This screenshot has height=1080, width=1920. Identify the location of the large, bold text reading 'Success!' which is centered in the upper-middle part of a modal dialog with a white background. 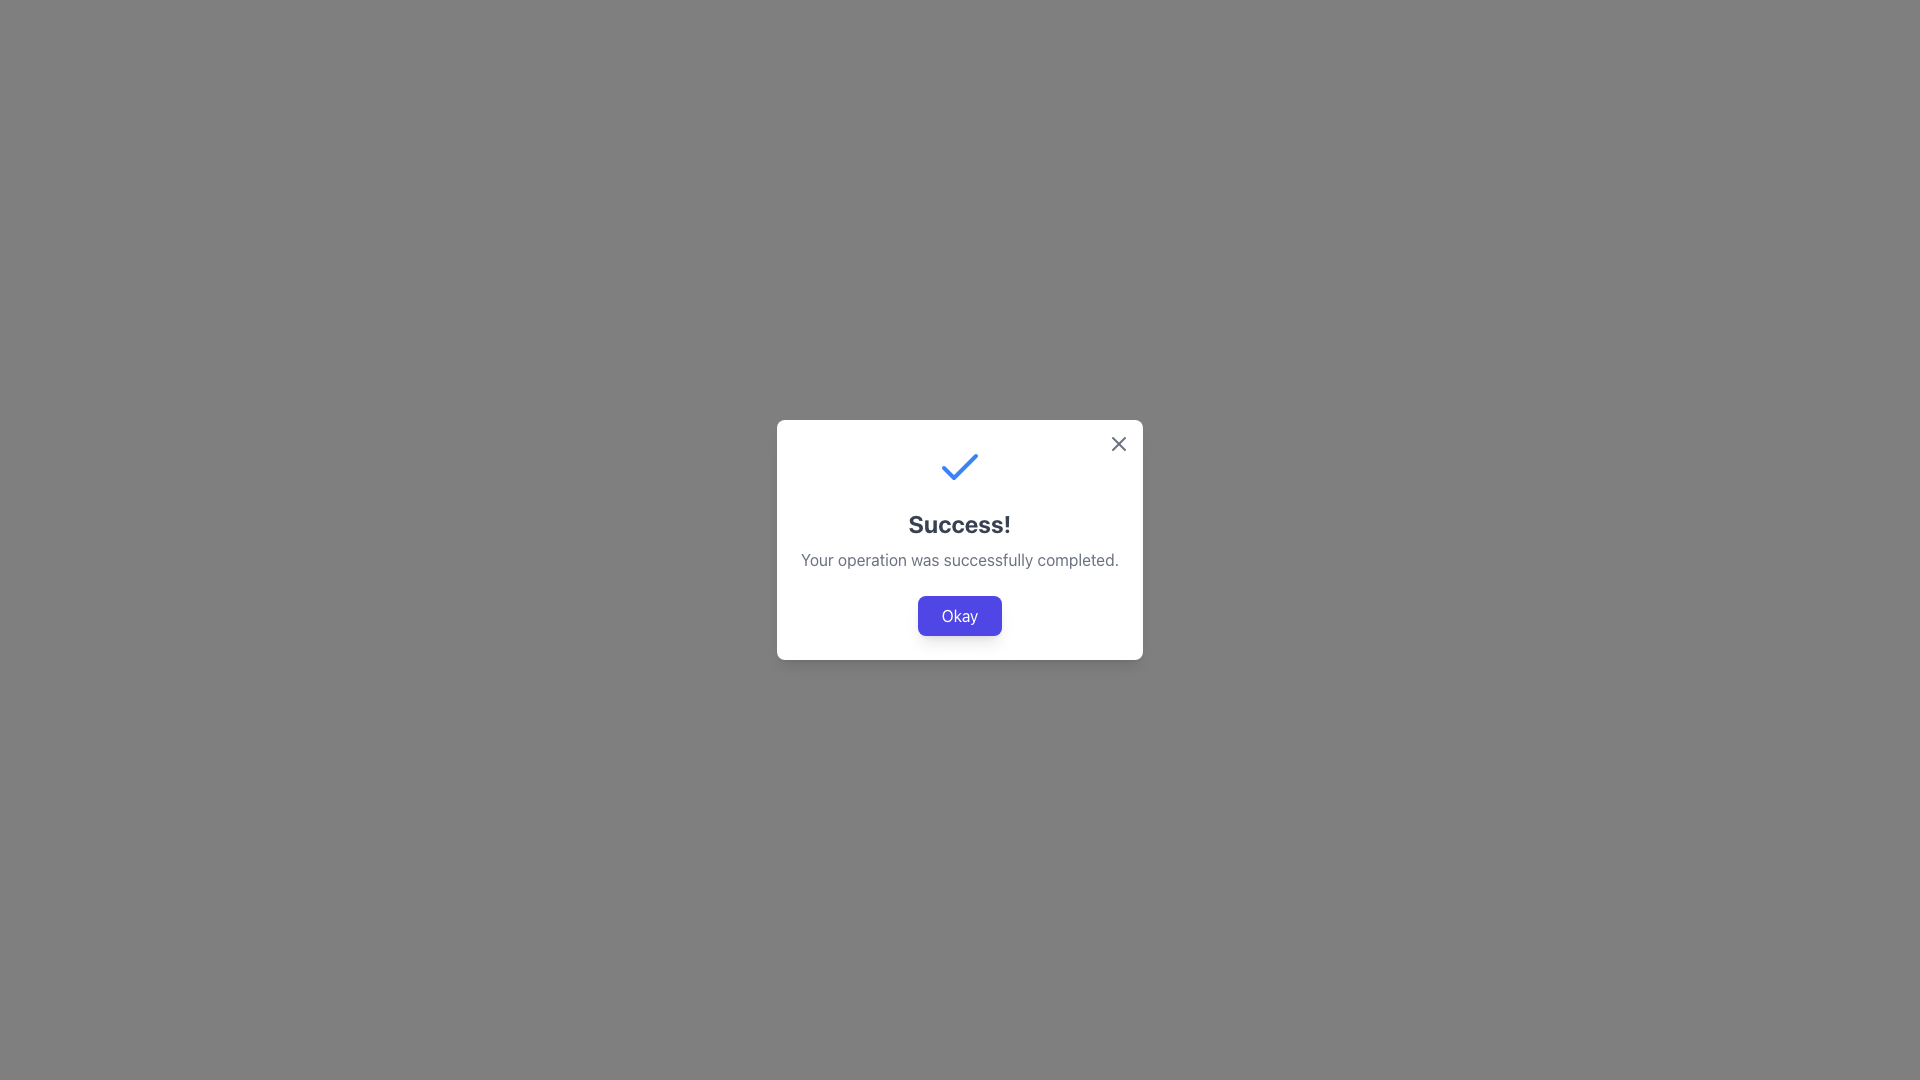
(960, 523).